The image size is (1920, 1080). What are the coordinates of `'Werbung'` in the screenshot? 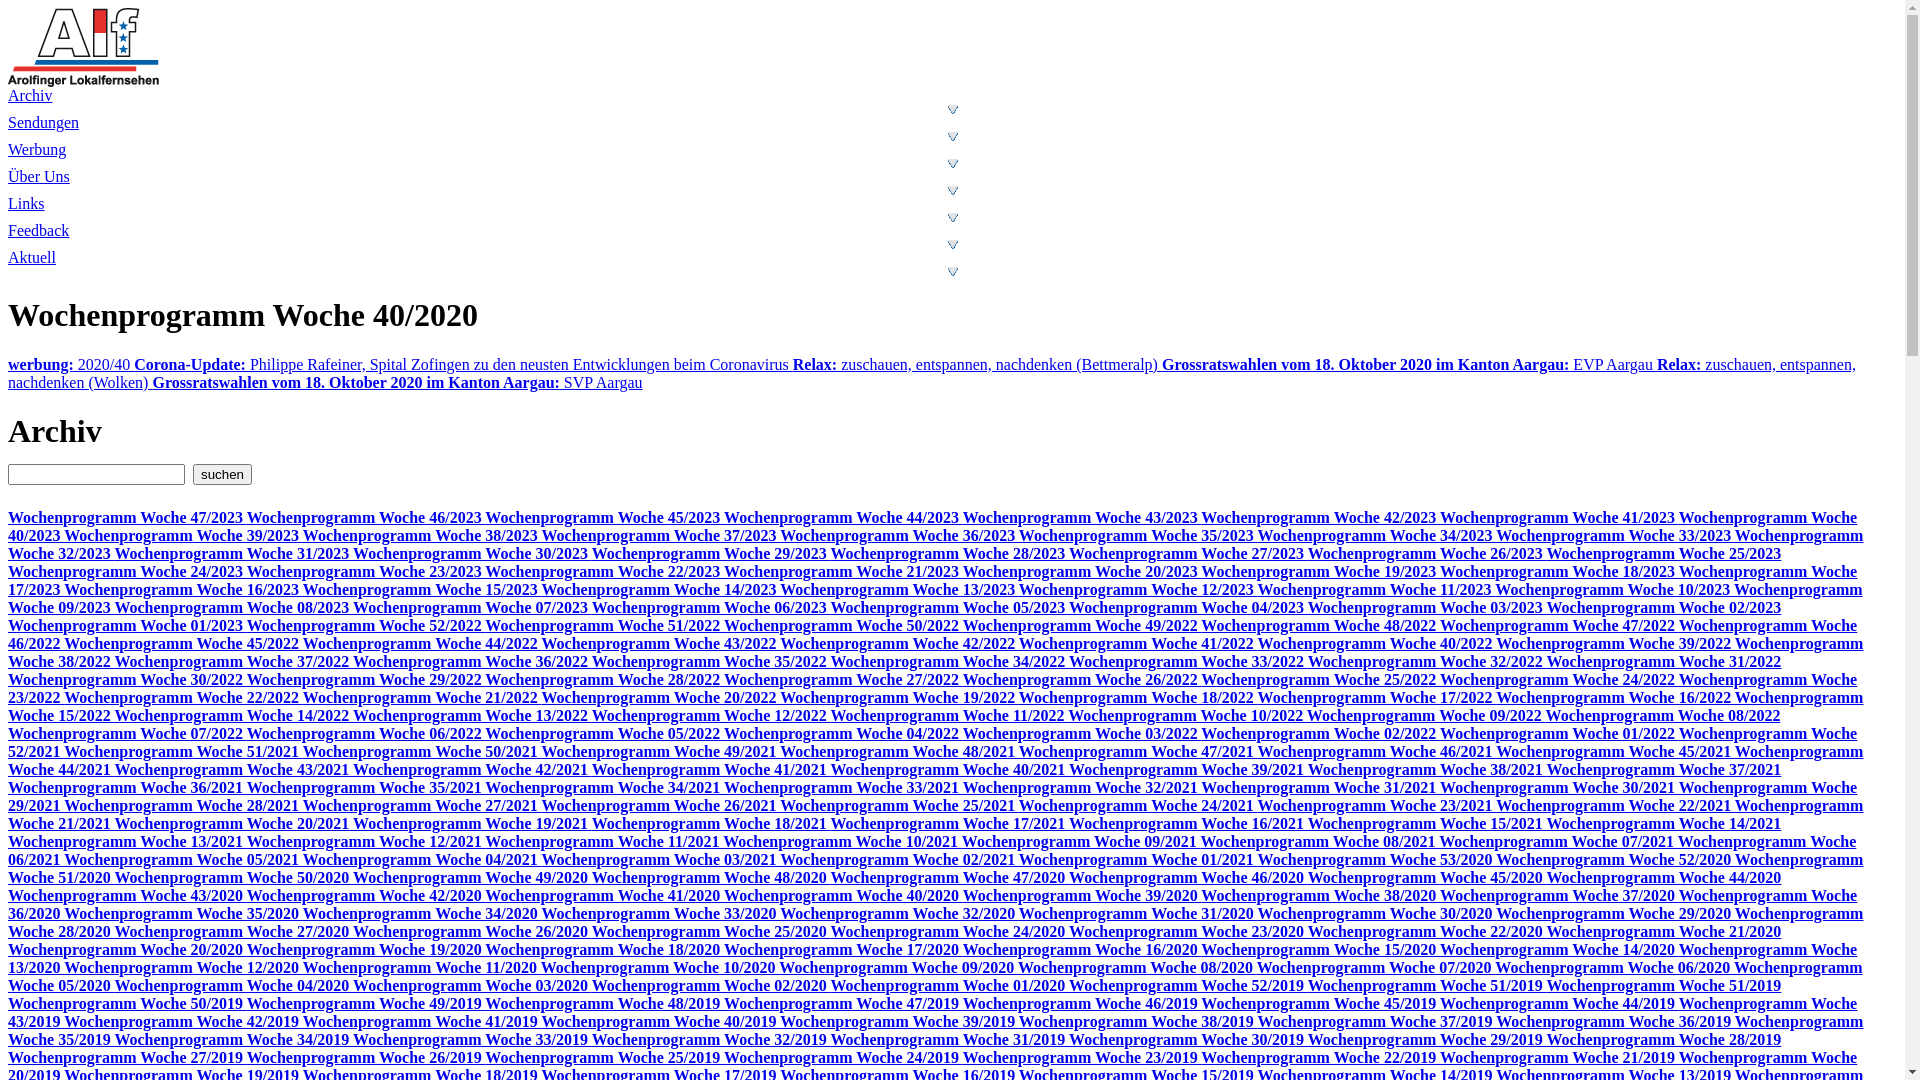 It's located at (8, 161).